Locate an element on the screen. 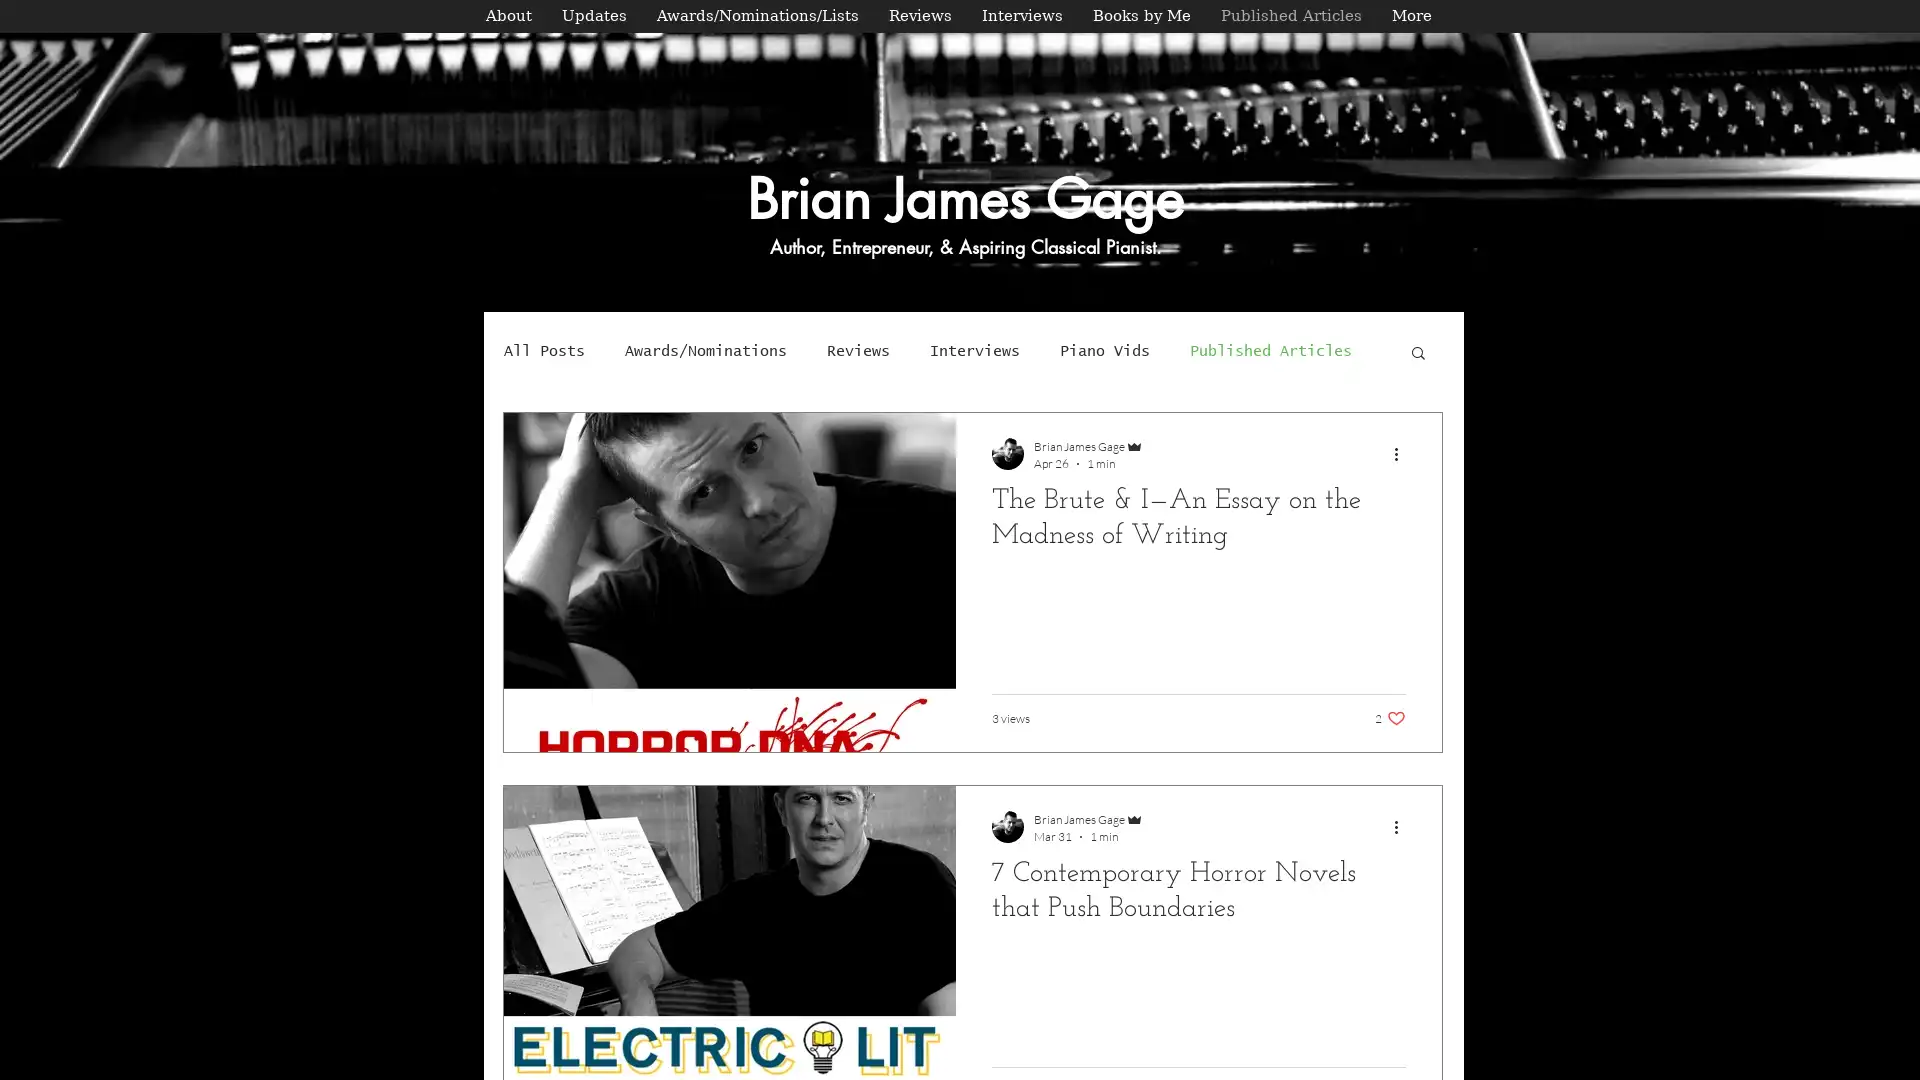 The width and height of the screenshot is (1920, 1080). More actions is located at coordinates (1401, 826).